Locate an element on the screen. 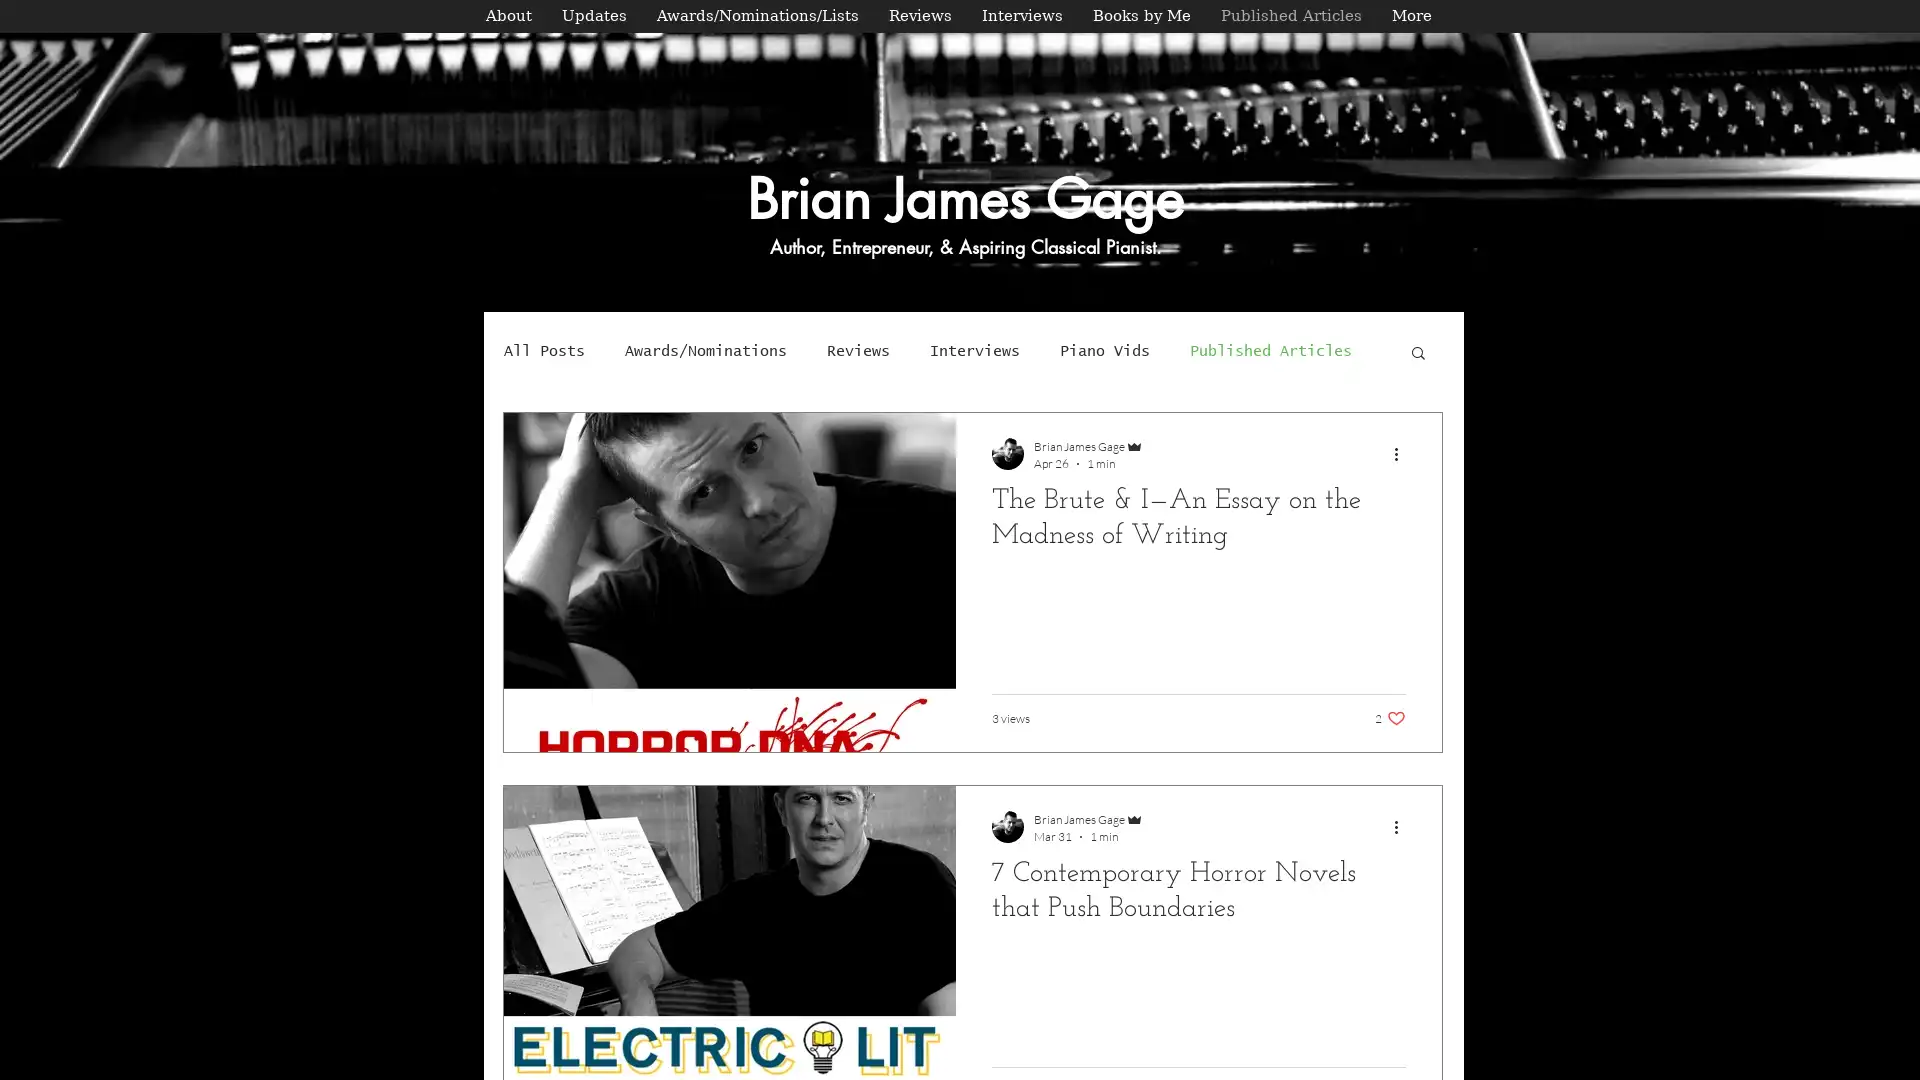 The width and height of the screenshot is (1920, 1080). More actions is located at coordinates (1401, 826).